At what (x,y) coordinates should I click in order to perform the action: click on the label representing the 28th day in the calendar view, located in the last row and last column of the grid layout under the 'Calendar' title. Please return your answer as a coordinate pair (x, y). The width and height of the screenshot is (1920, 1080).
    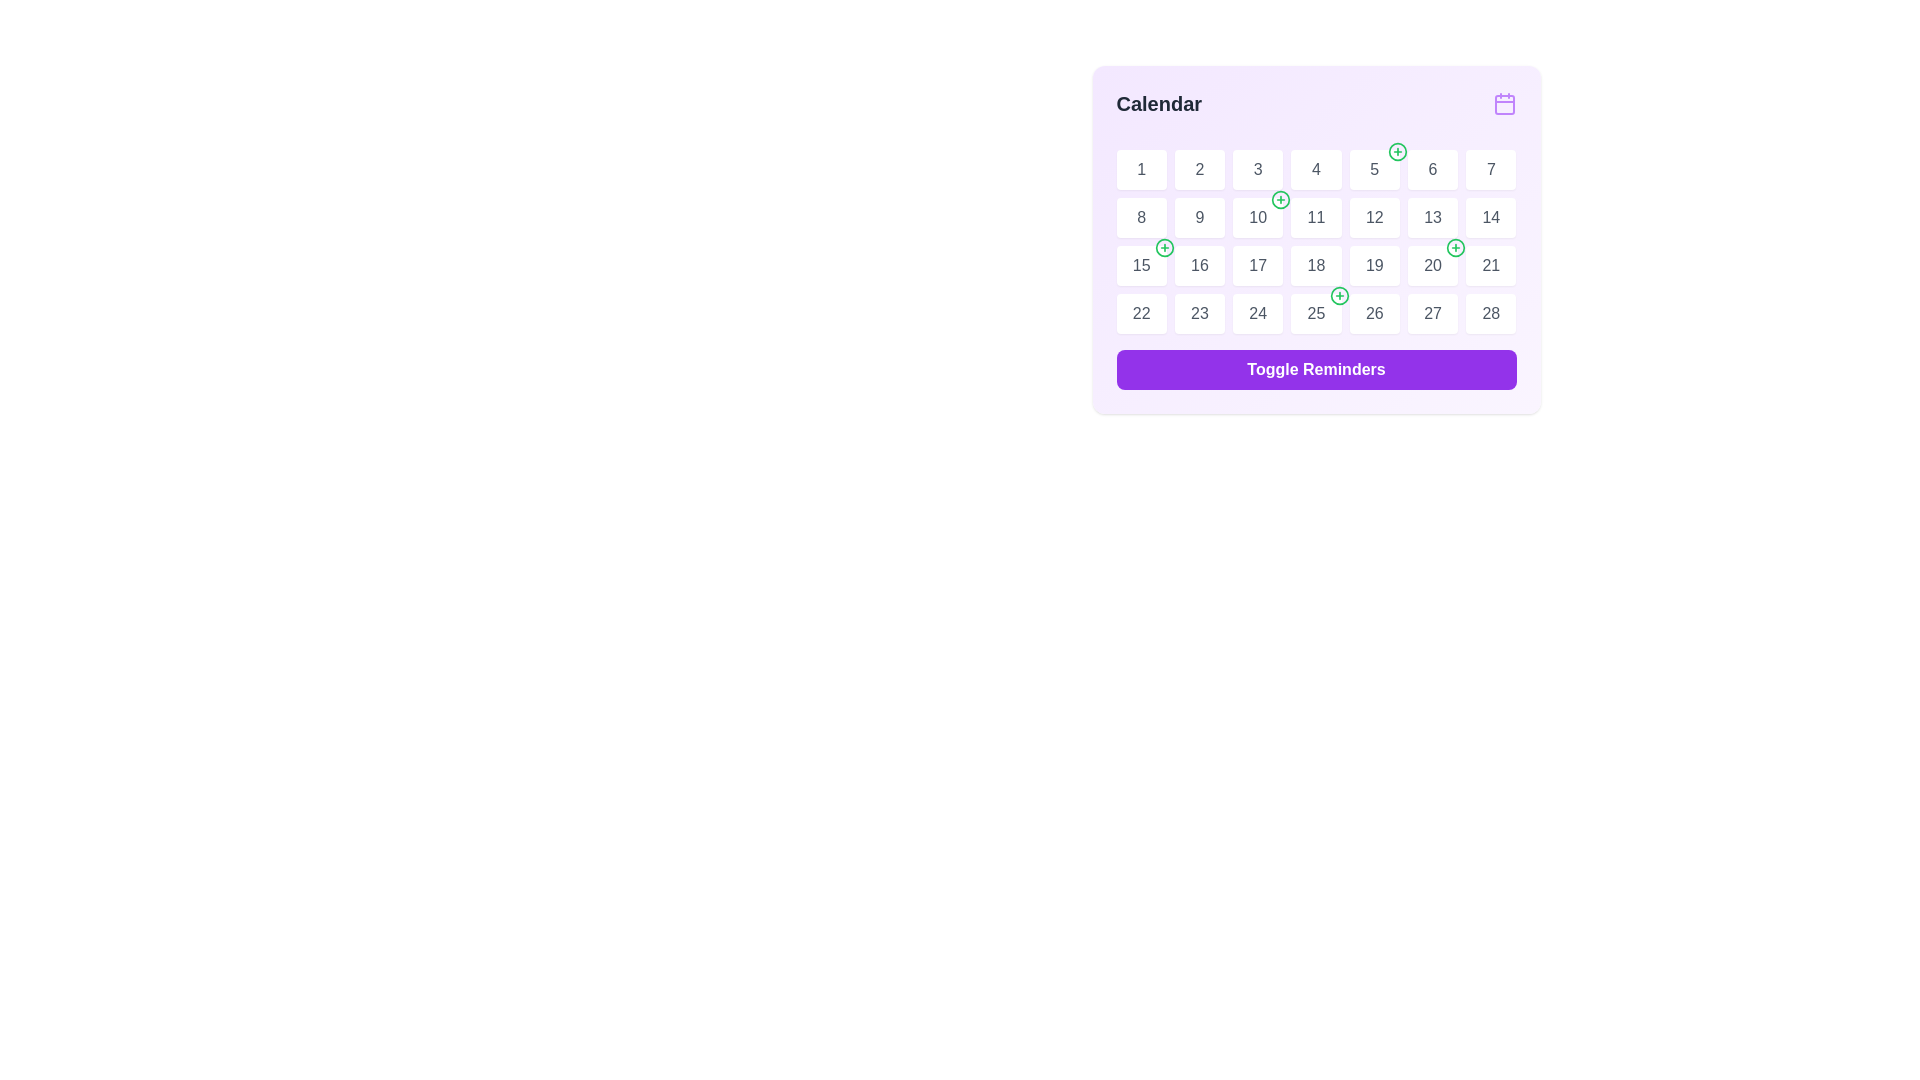
    Looking at the image, I should click on (1491, 313).